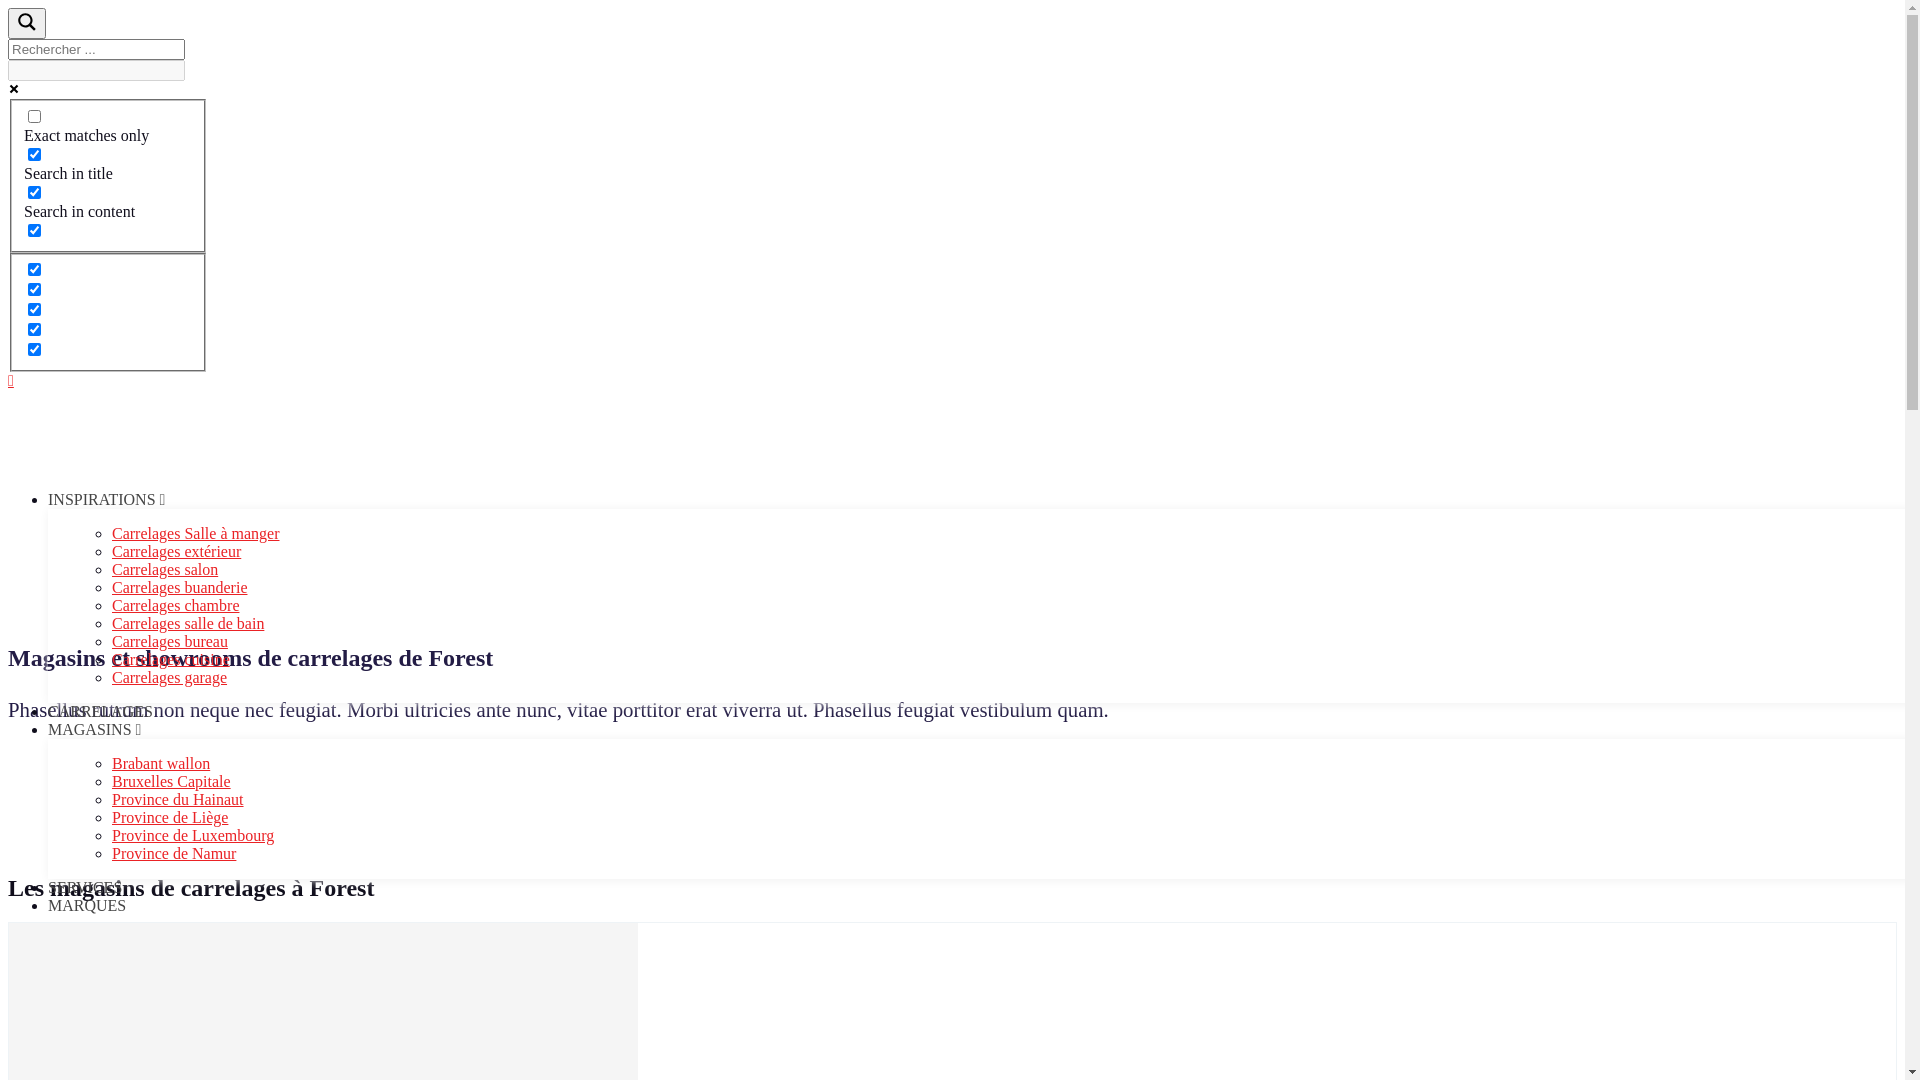 The image size is (1920, 1080). Describe the element at coordinates (110, 569) in the screenshot. I see `'Carrelages salon'` at that location.